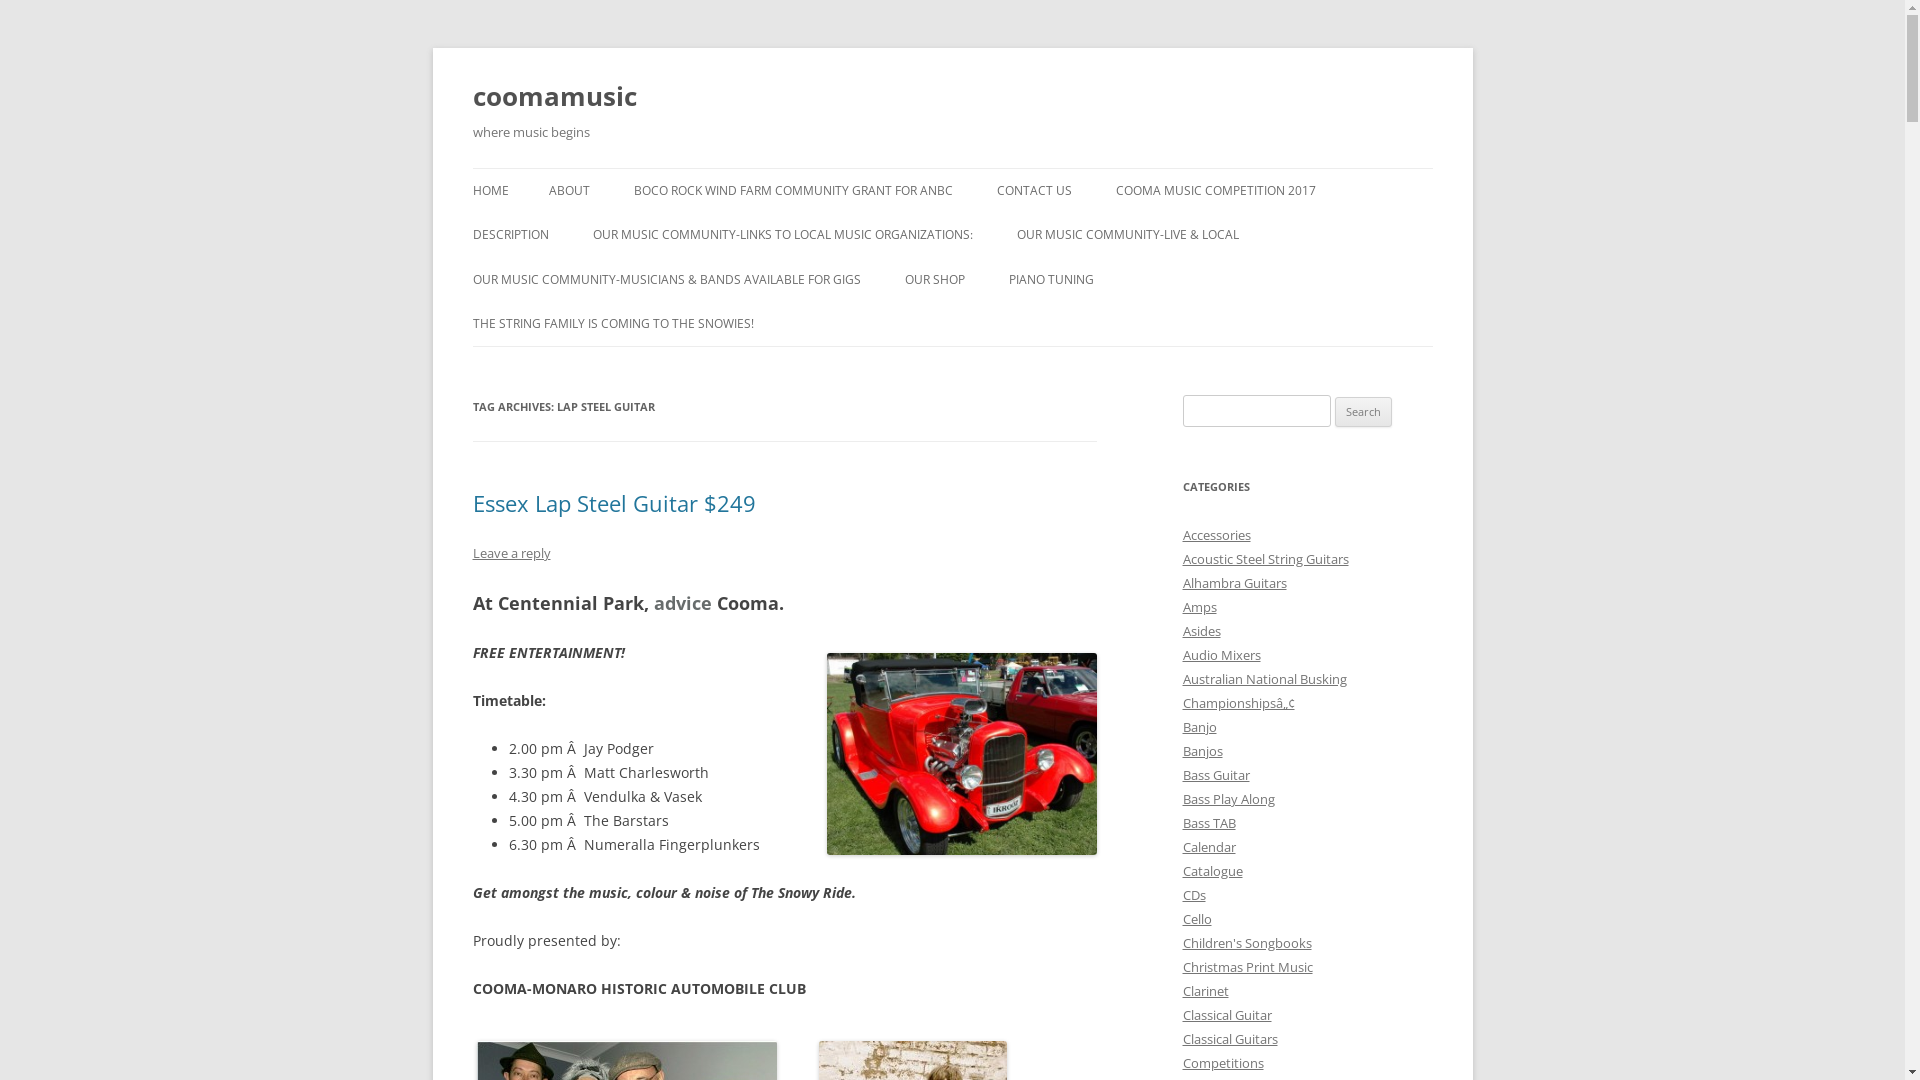 The width and height of the screenshot is (1920, 1080). Describe the element at coordinates (1246, 966) in the screenshot. I see `'Christmas Print Music'` at that location.